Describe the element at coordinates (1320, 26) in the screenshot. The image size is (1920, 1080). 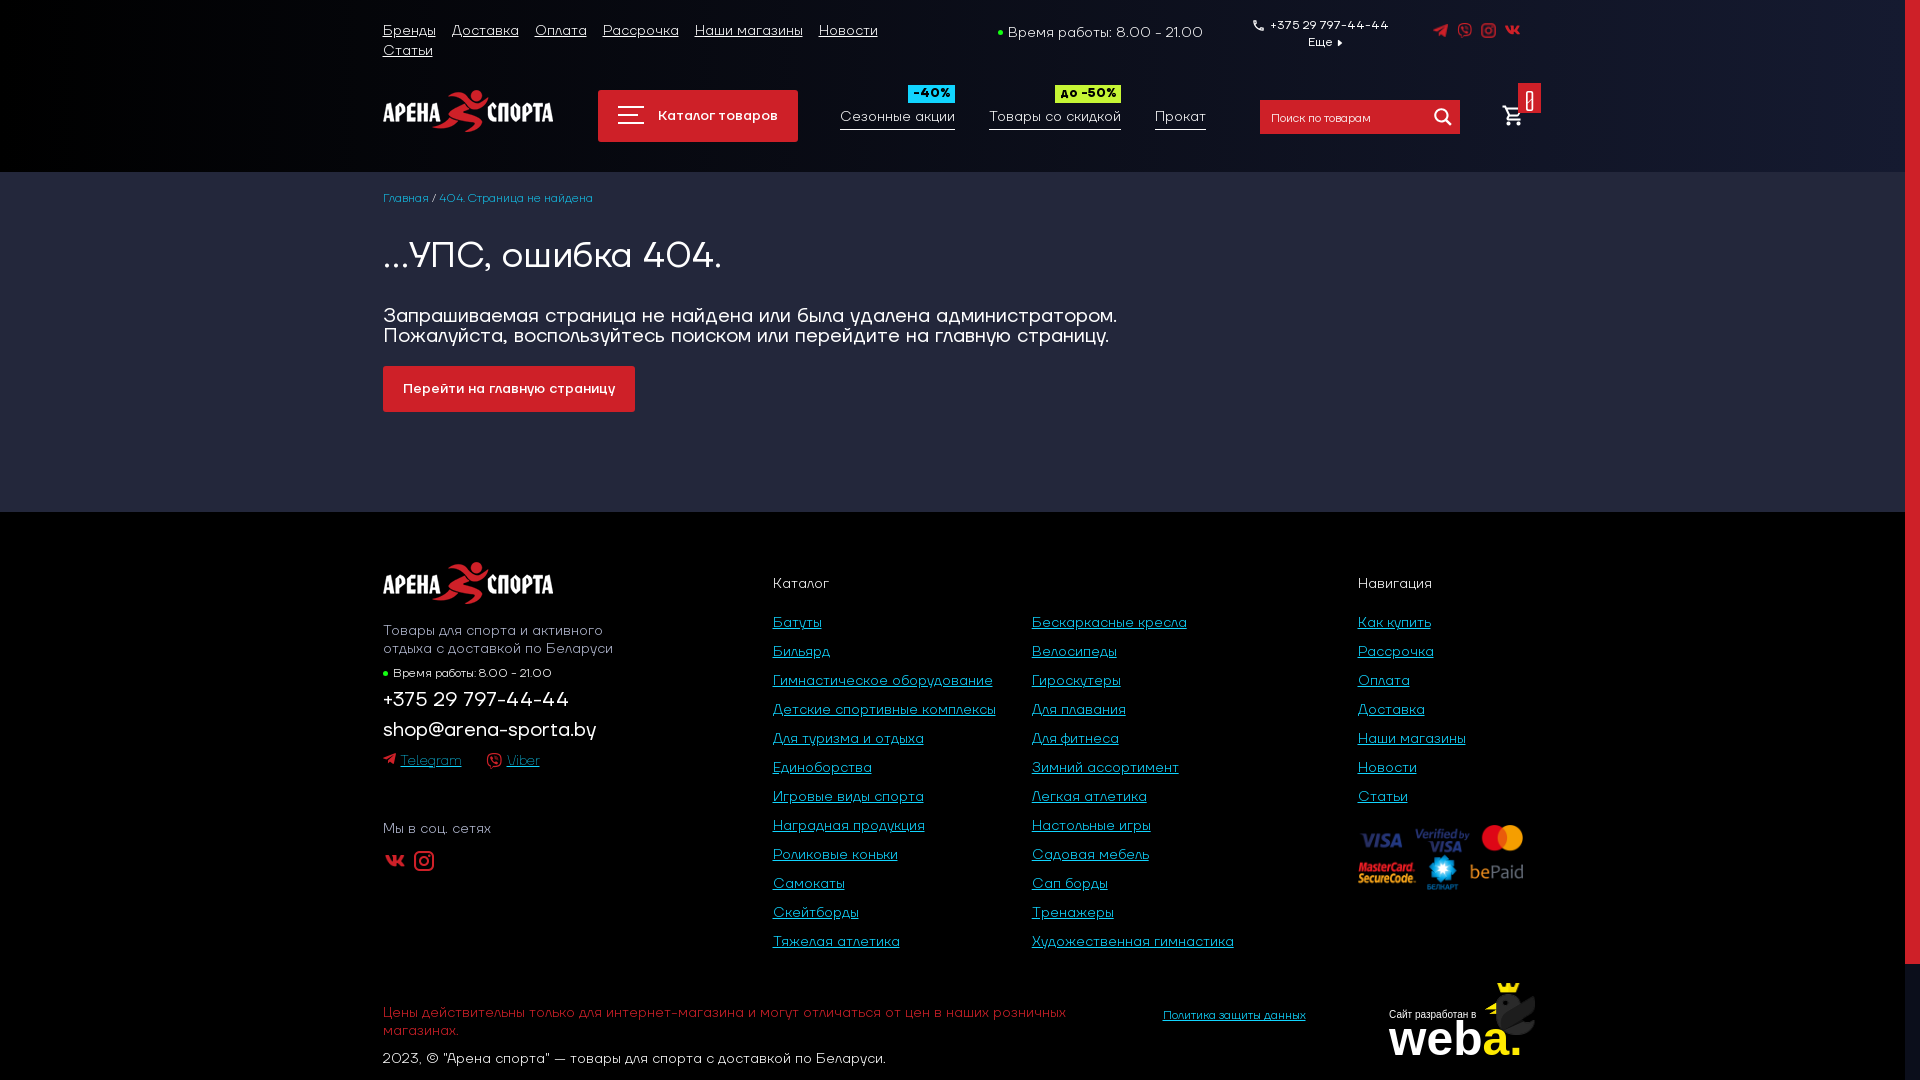
I see `'+375 29 797-44-44'` at that location.